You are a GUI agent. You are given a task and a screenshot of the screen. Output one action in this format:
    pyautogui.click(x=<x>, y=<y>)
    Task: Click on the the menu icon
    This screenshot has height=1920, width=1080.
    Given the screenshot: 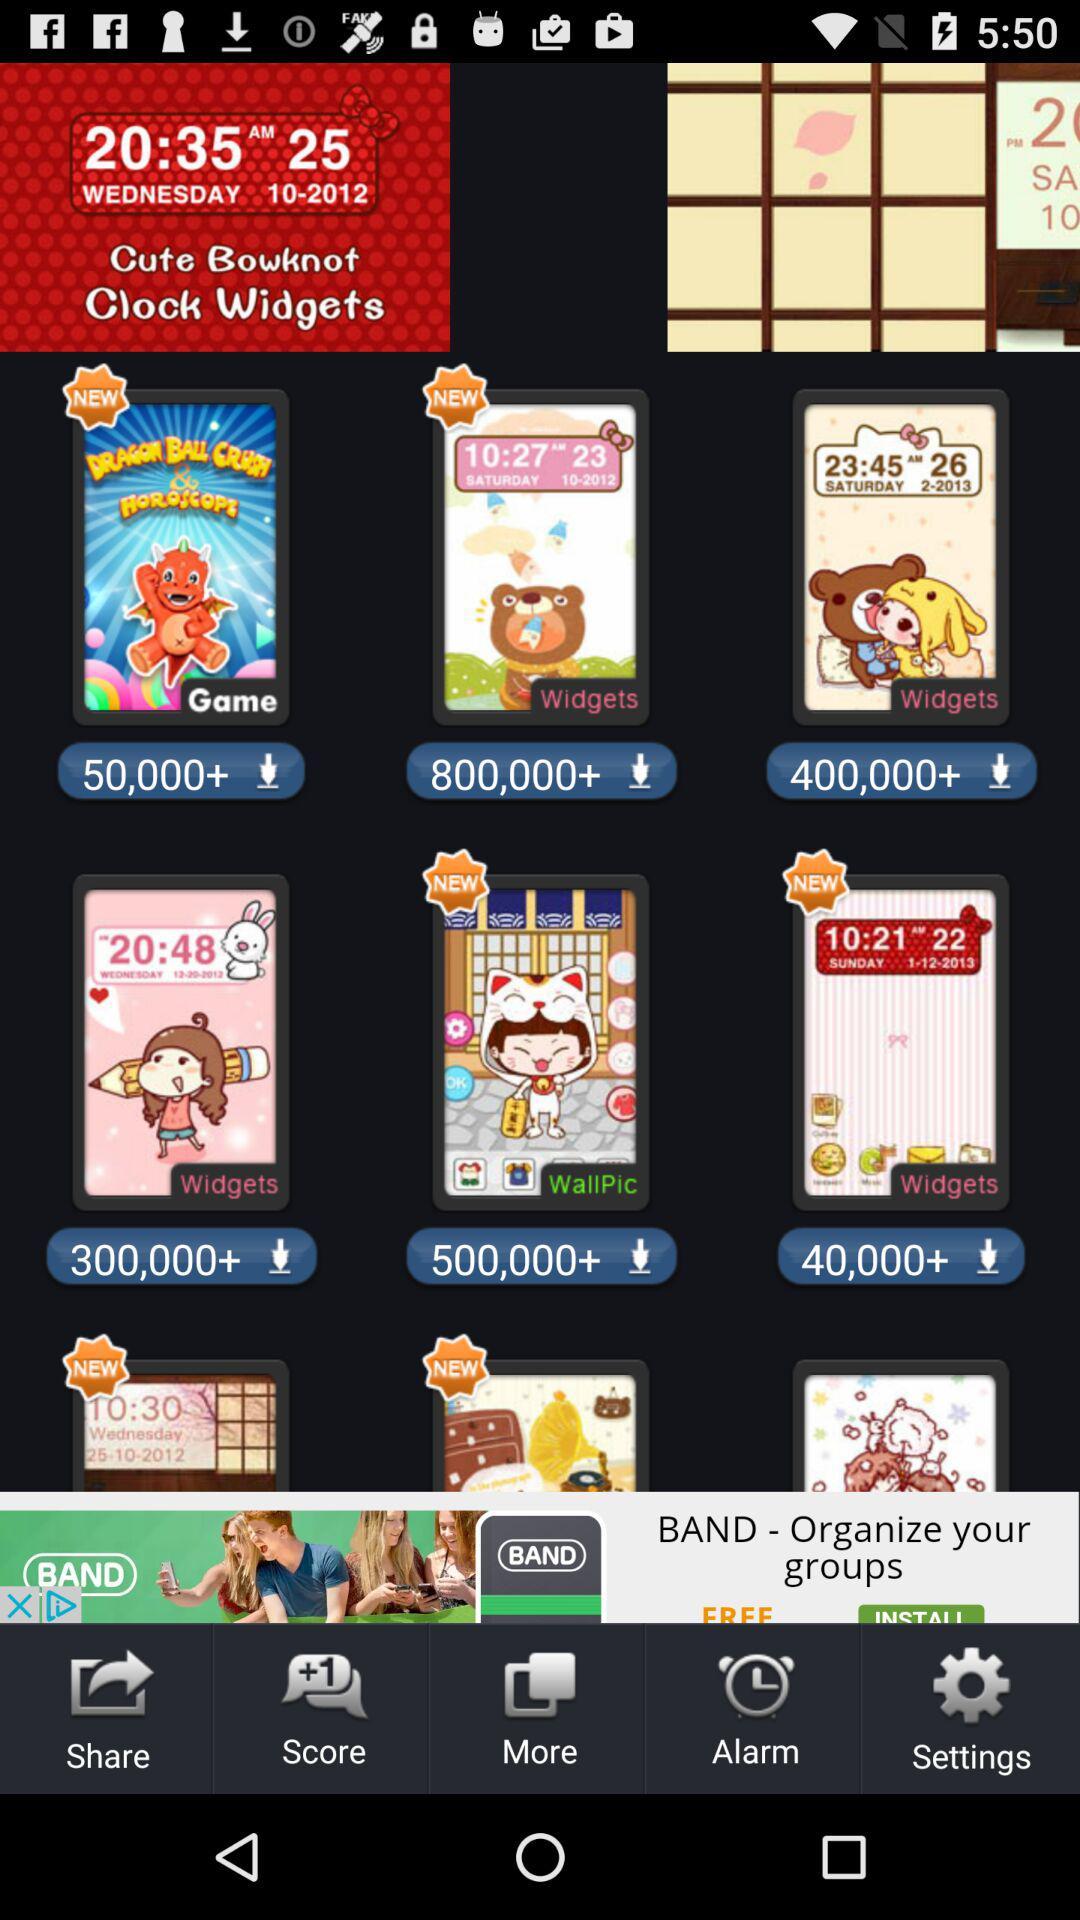 What is the action you would take?
    pyautogui.click(x=1064, y=221)
    